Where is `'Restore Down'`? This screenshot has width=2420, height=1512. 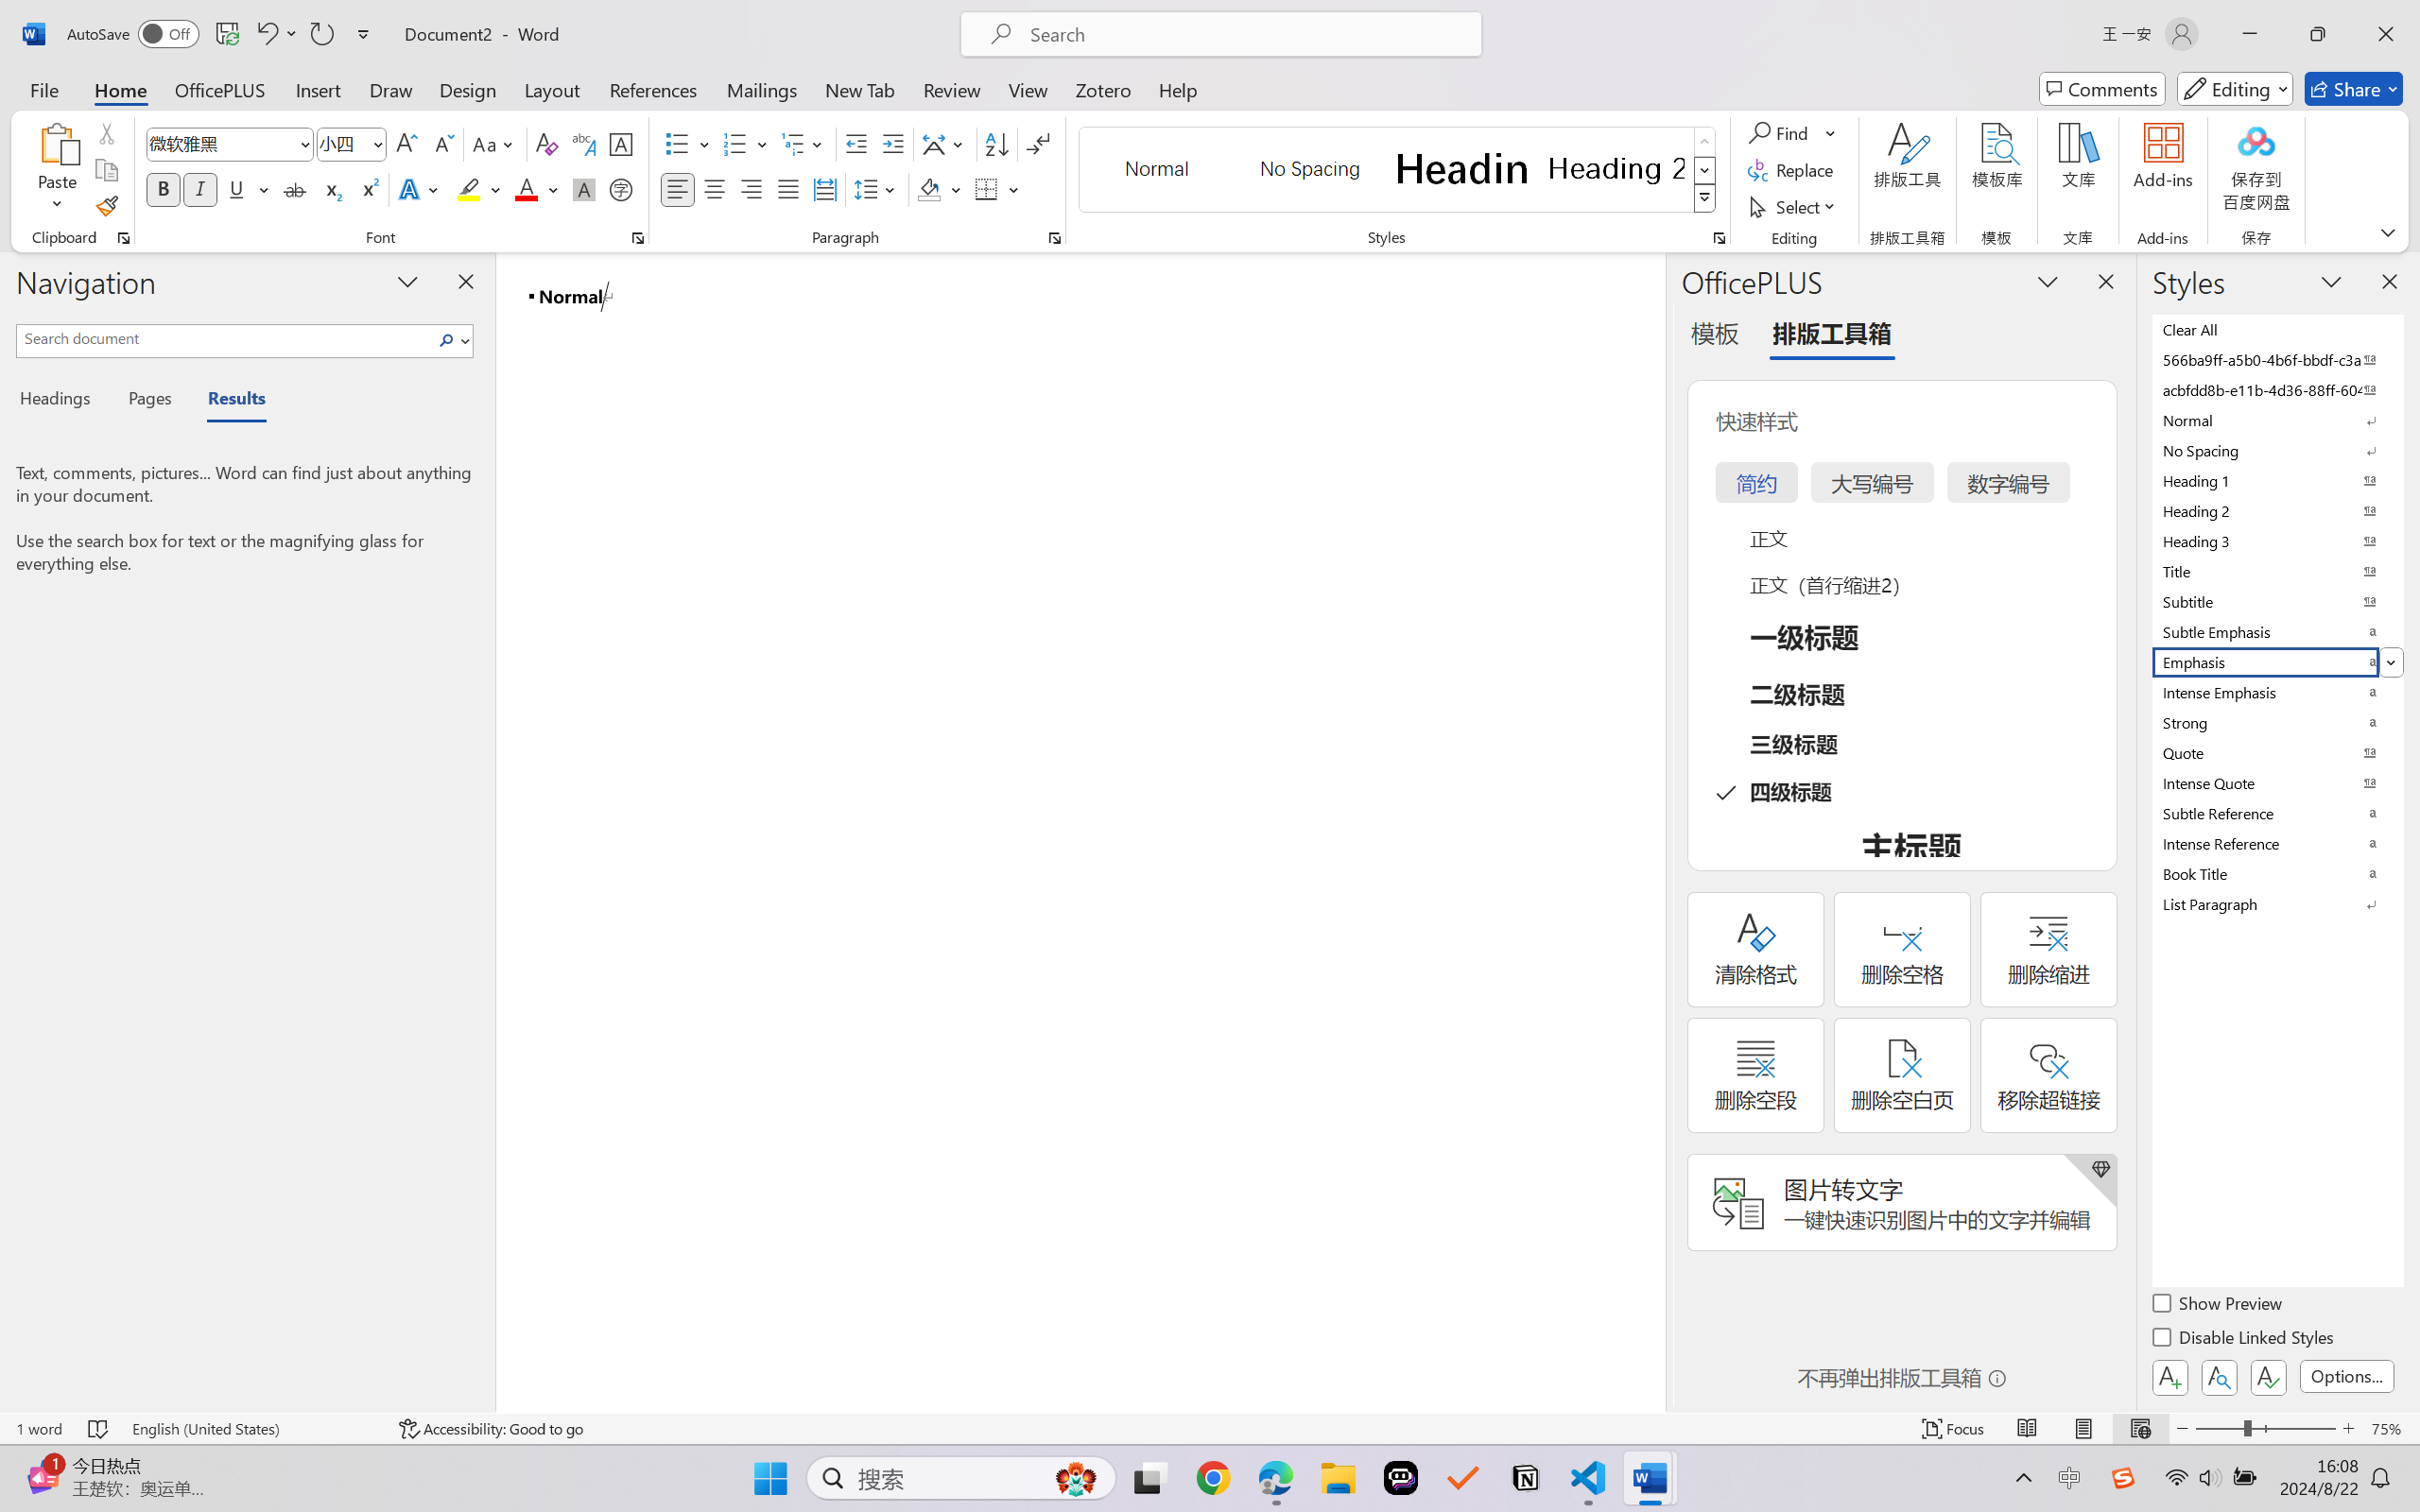
'Restore Down' is located at coordinates (2318, 33).